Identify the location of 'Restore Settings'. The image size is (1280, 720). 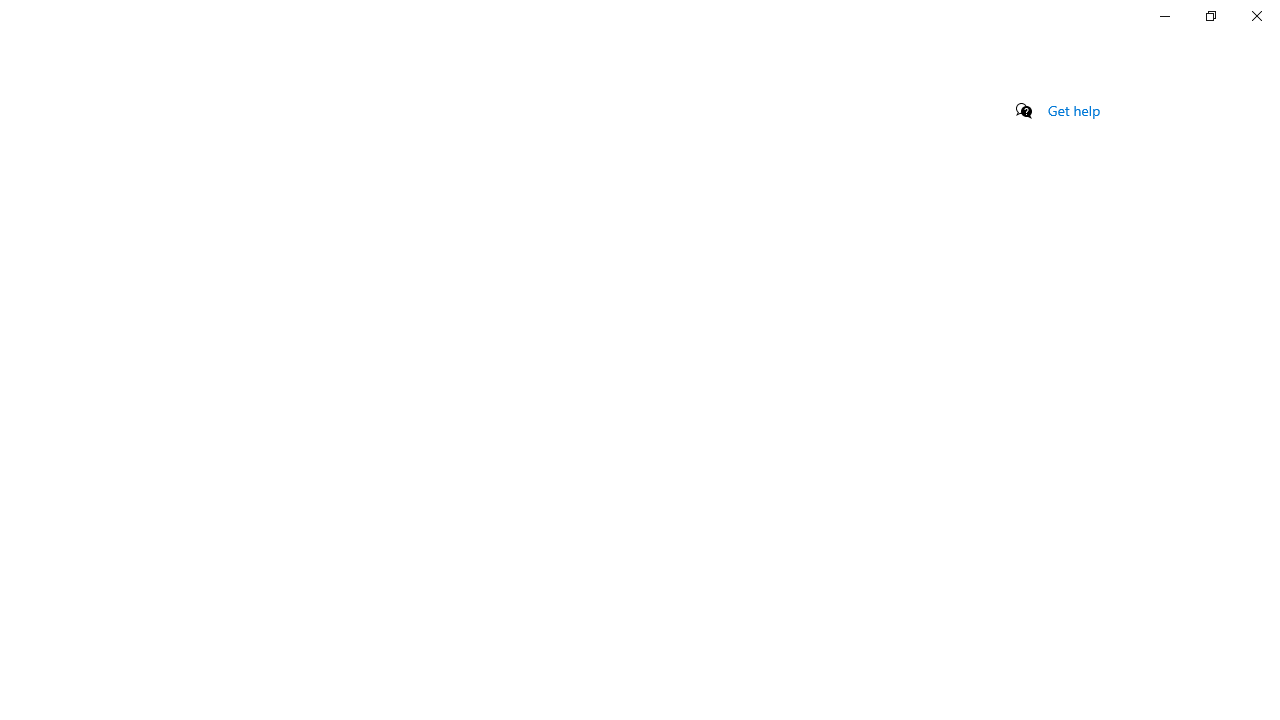
(1209, 15).